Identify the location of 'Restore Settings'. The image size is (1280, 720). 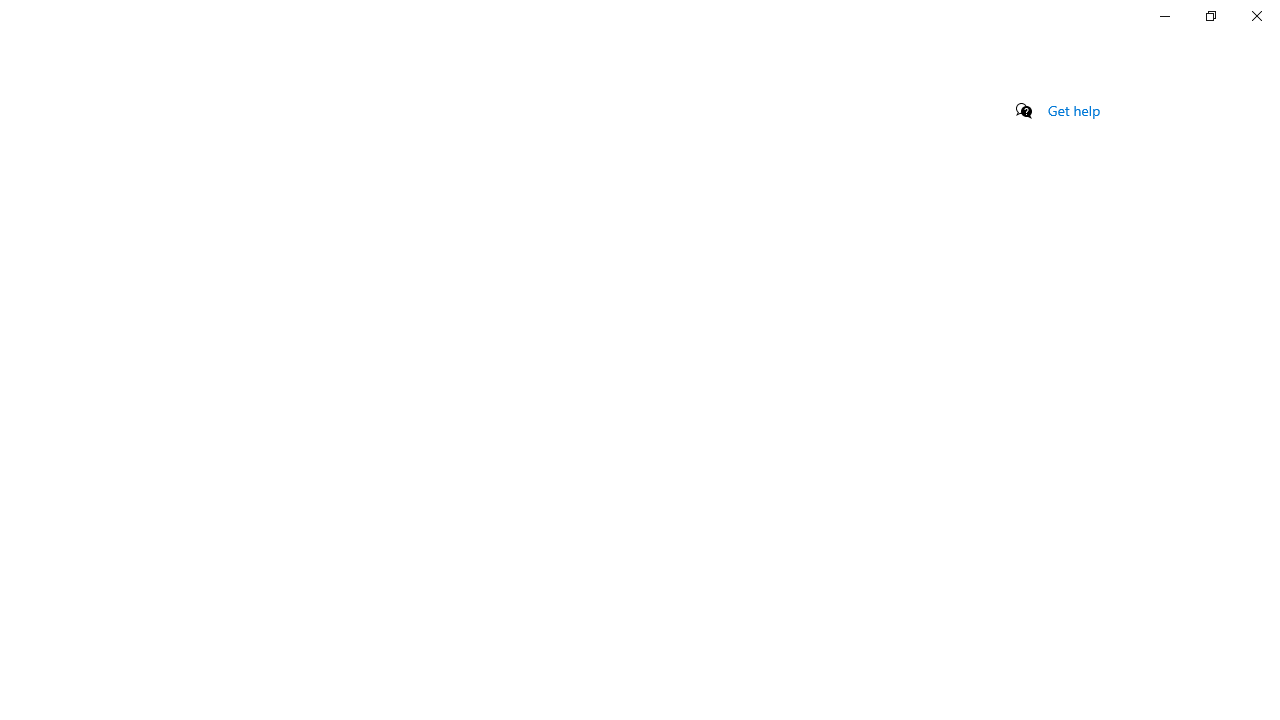
(1209, 15).